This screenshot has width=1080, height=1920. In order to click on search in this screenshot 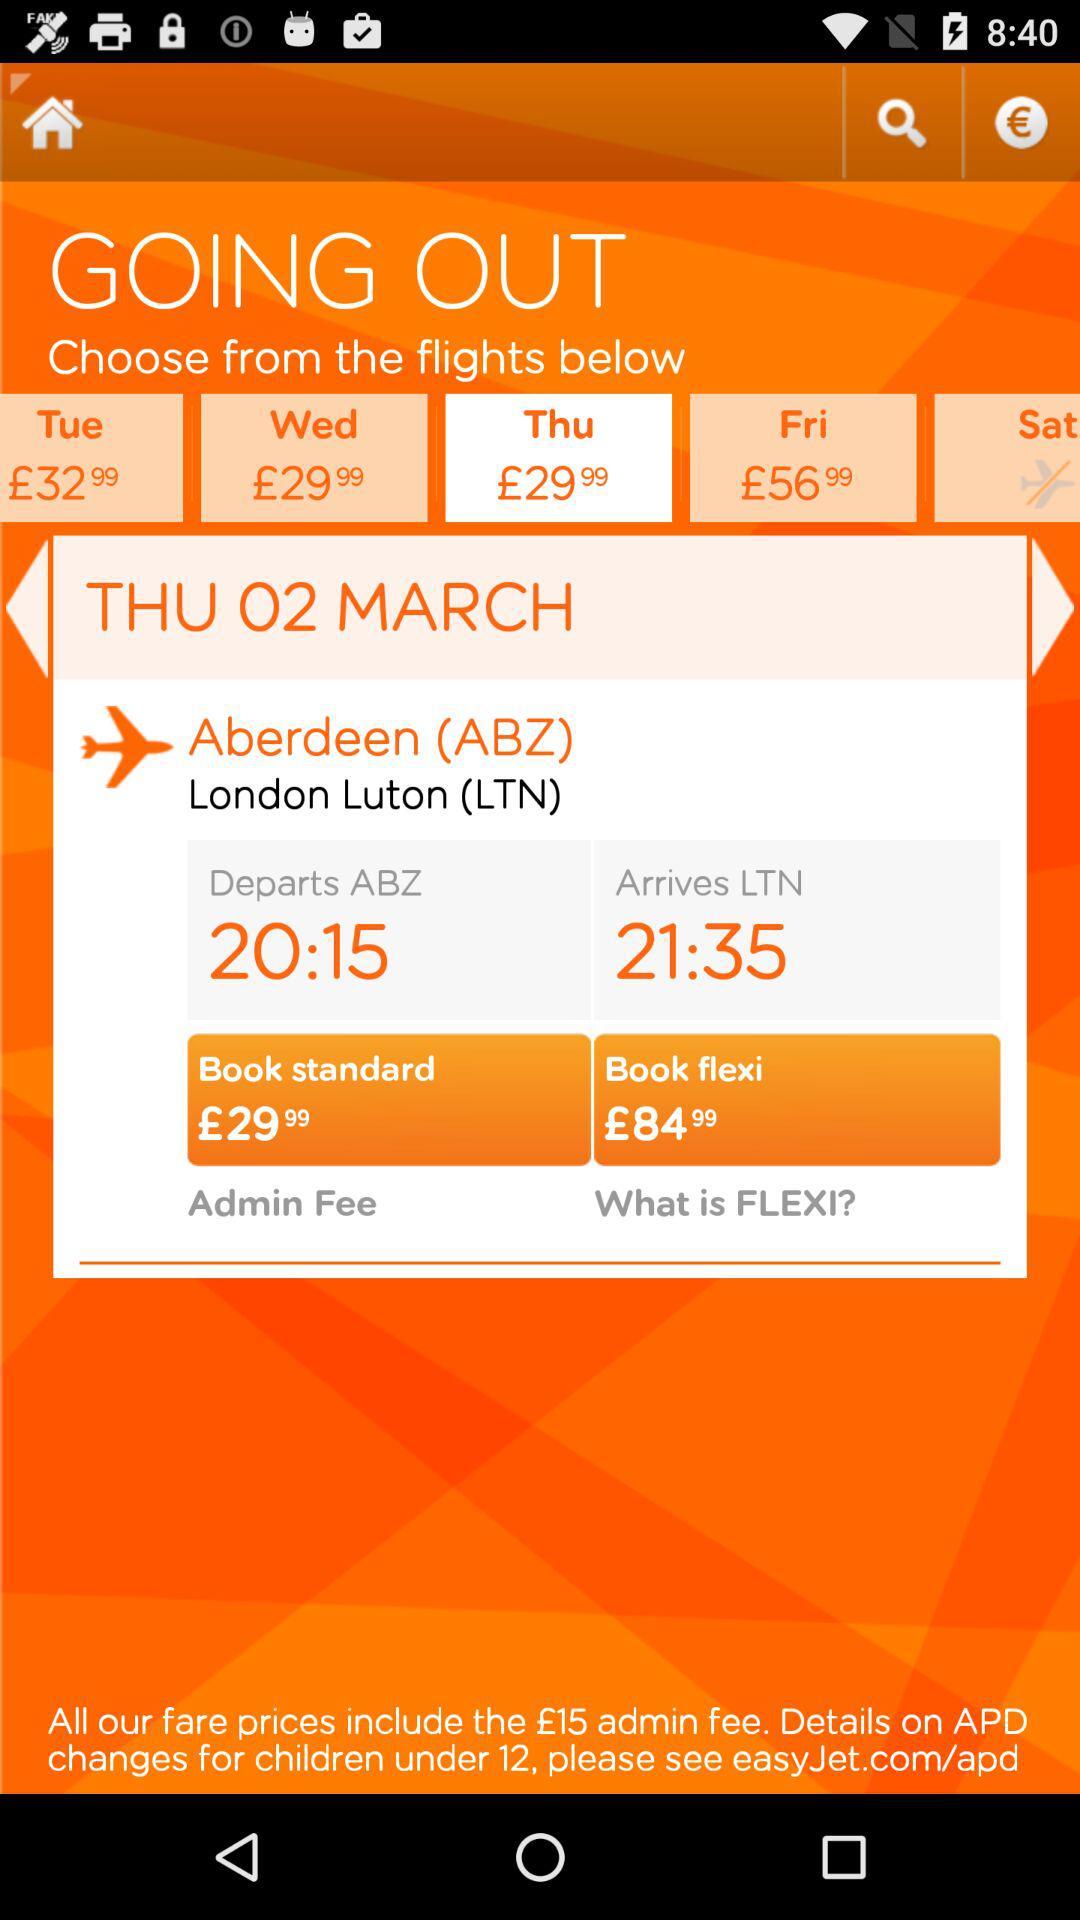, I will do `click(901, 121)`.